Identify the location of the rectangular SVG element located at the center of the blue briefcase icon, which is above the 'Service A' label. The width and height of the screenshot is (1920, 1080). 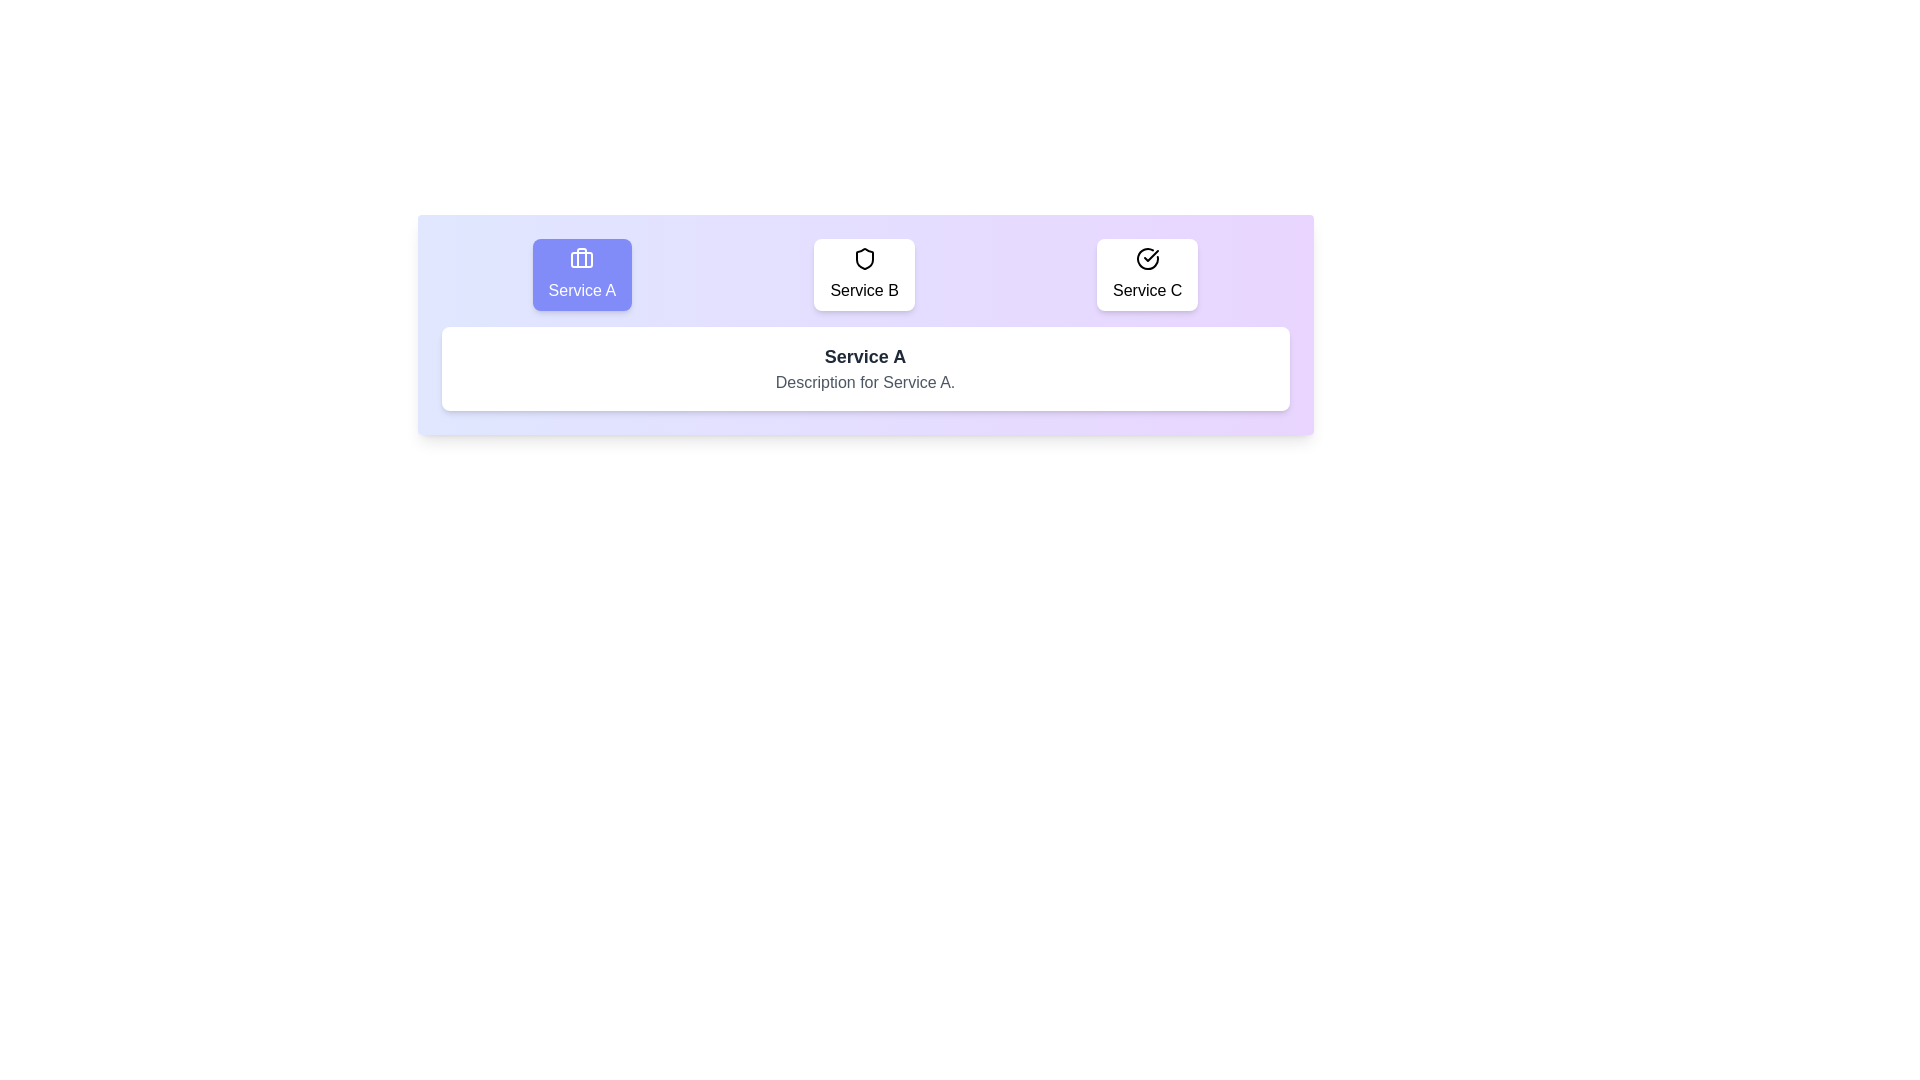
(581, 258).